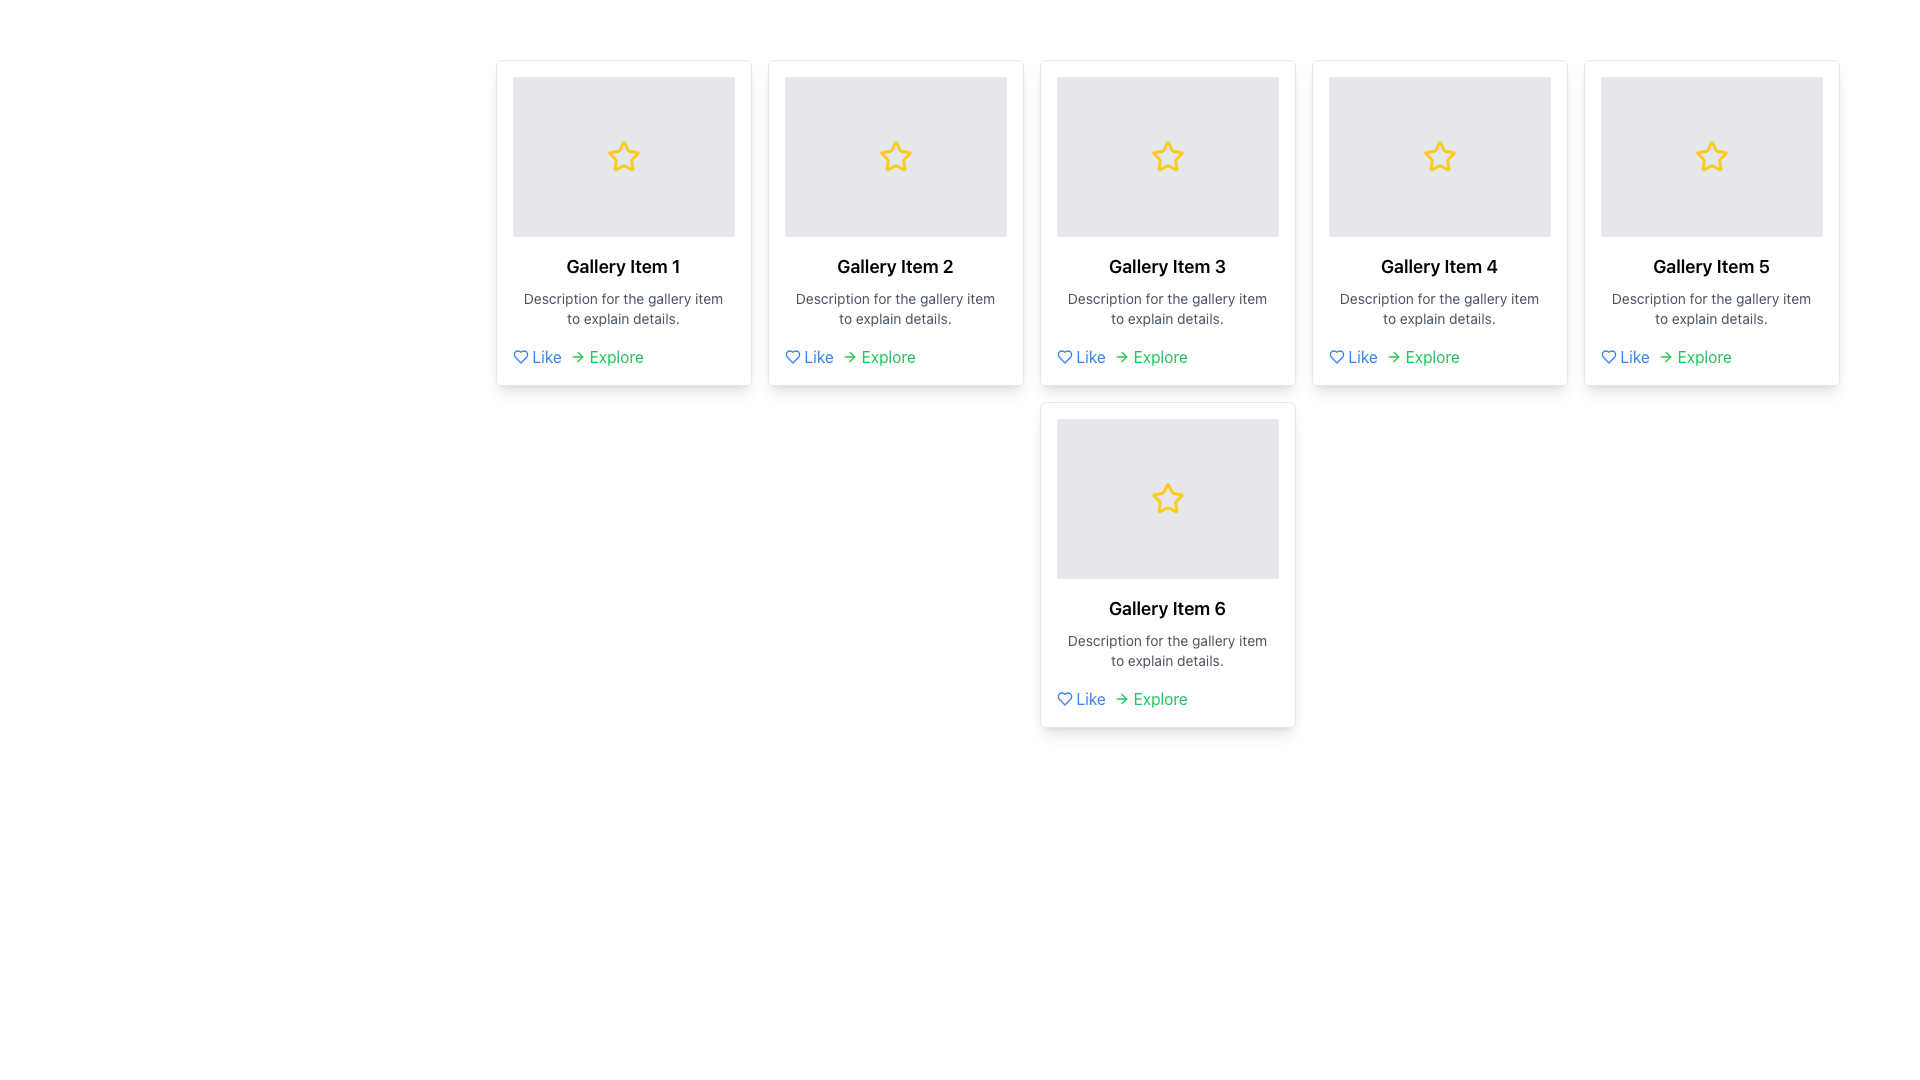 The width and height of the screenshot is (1920, 1080). What do you see at coordinates (1167, 356) in the screenshot?
I see `the 'Explore' link in the Interactive link group located at the bottom of the 'Gallery Item 3' card` at bounding box center [1167, 356].